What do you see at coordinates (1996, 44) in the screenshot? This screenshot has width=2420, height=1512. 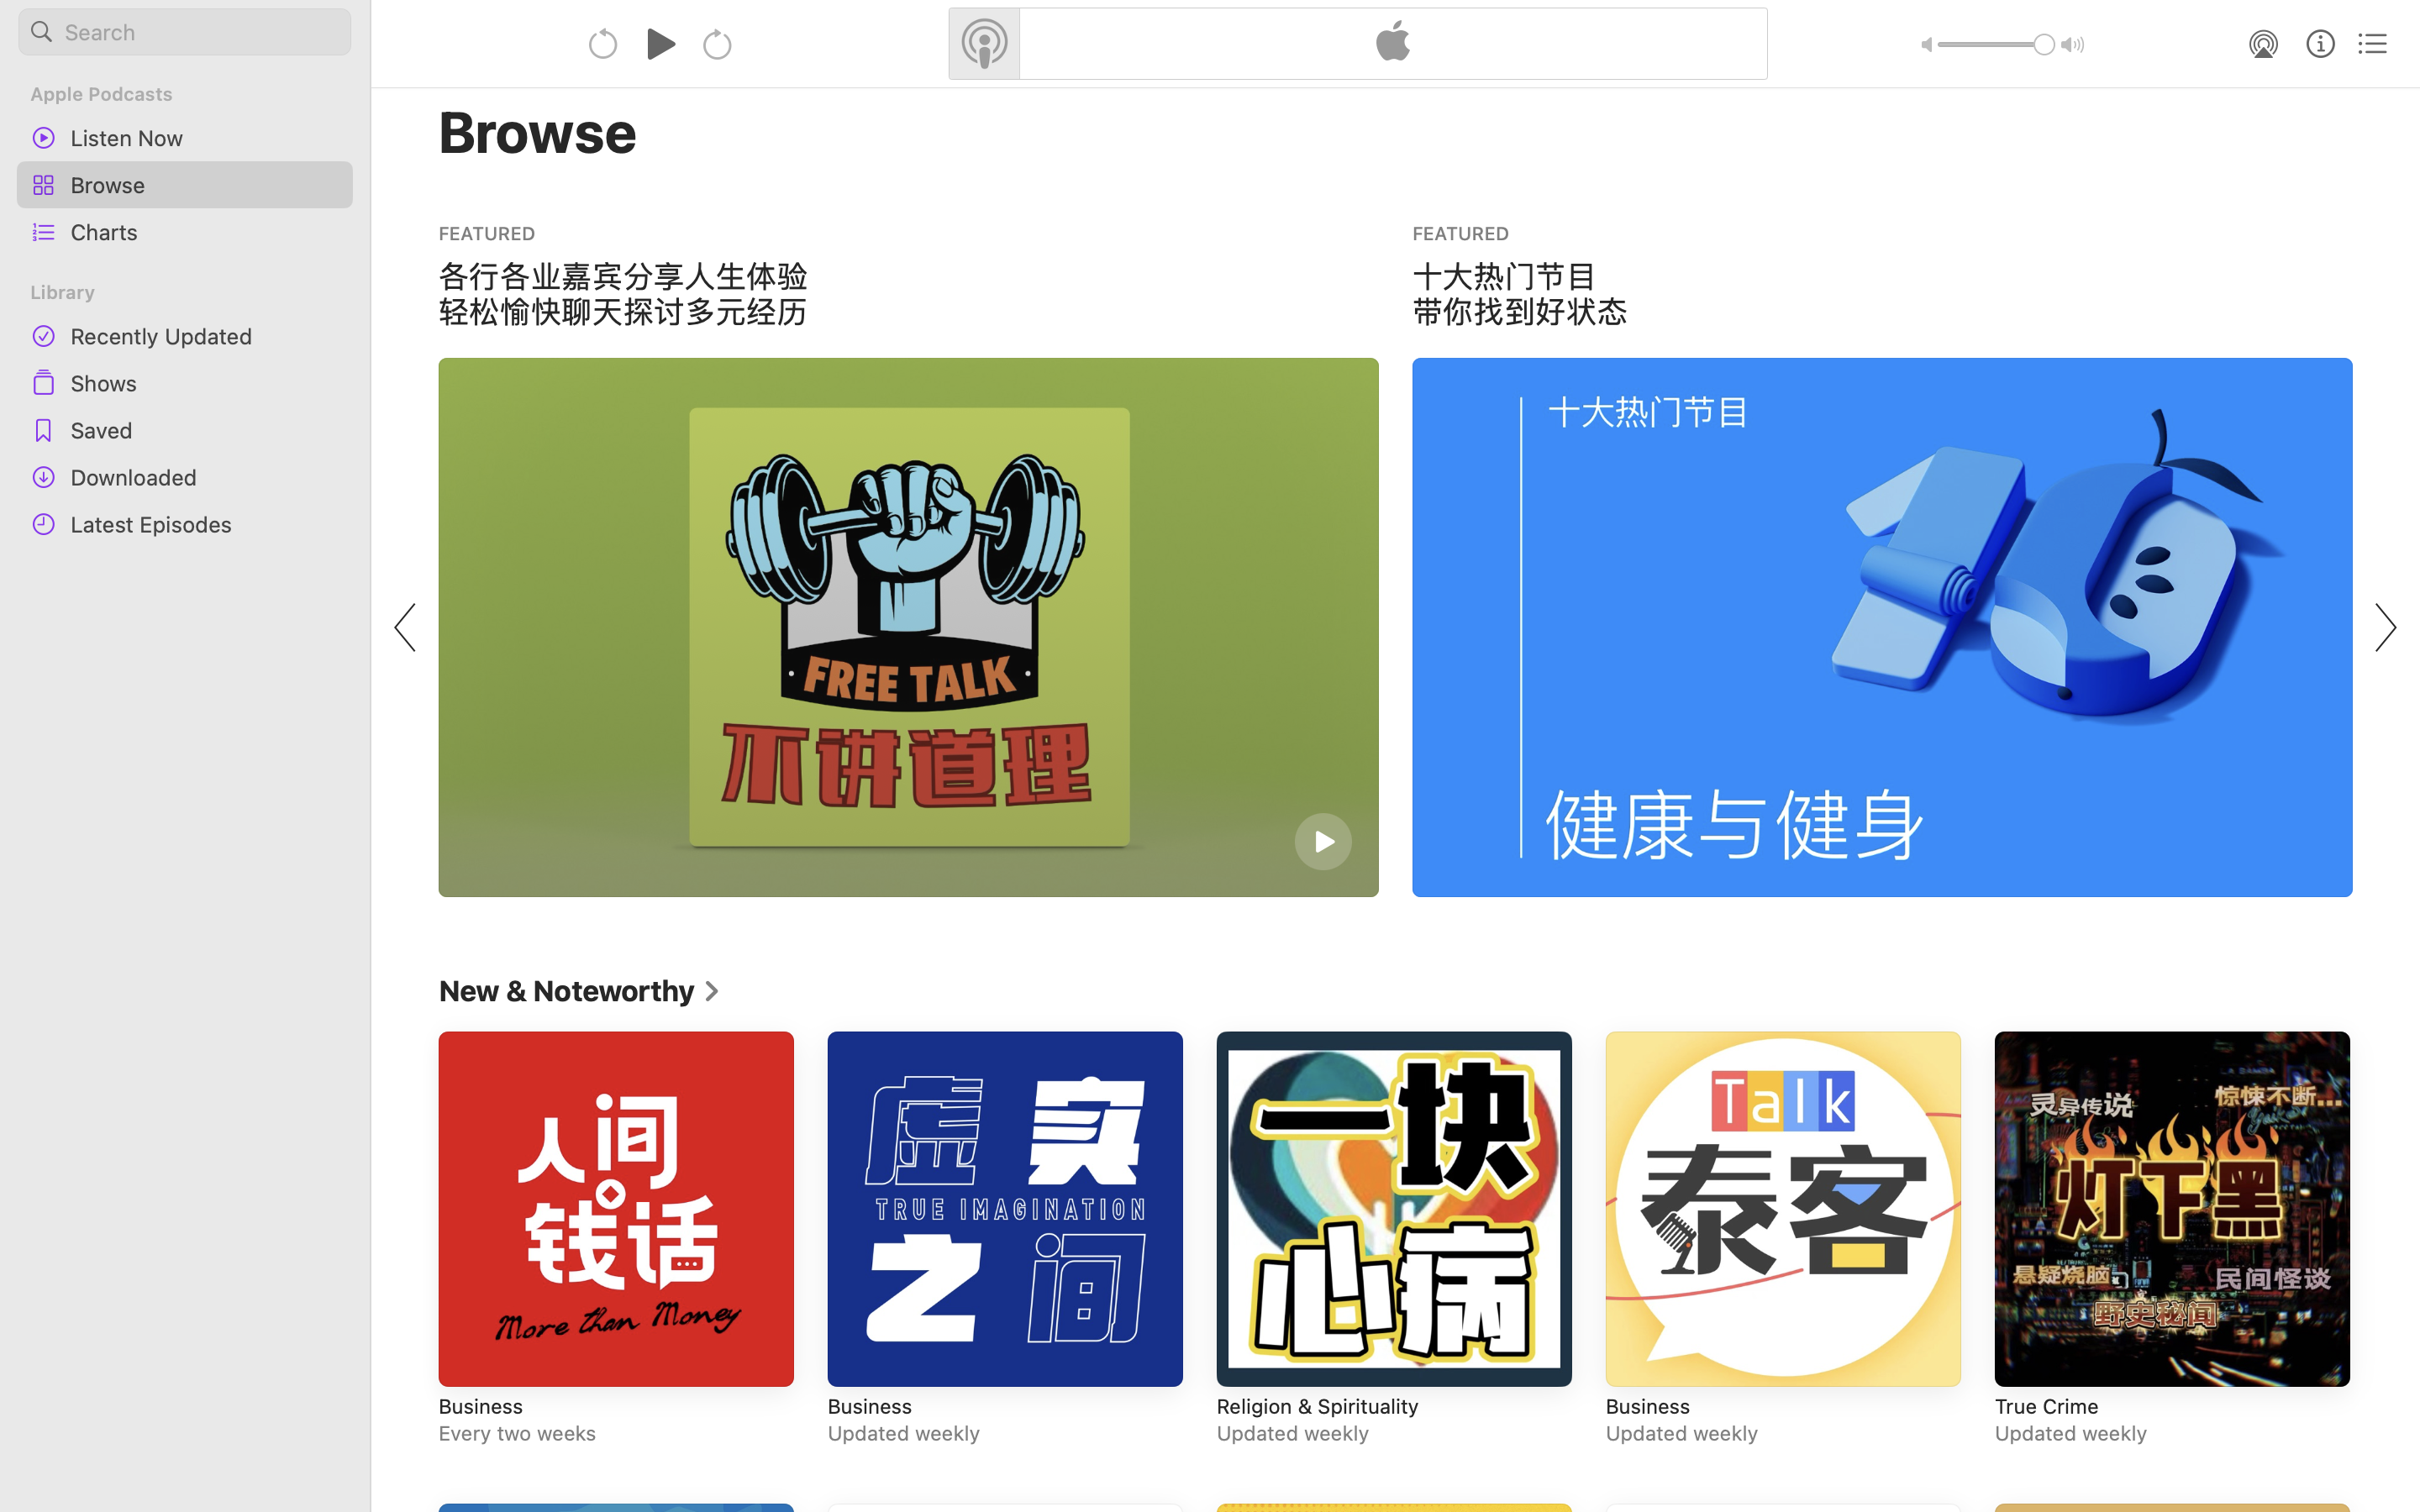 I see `'1.0'` at bounding box center [1996, 44].